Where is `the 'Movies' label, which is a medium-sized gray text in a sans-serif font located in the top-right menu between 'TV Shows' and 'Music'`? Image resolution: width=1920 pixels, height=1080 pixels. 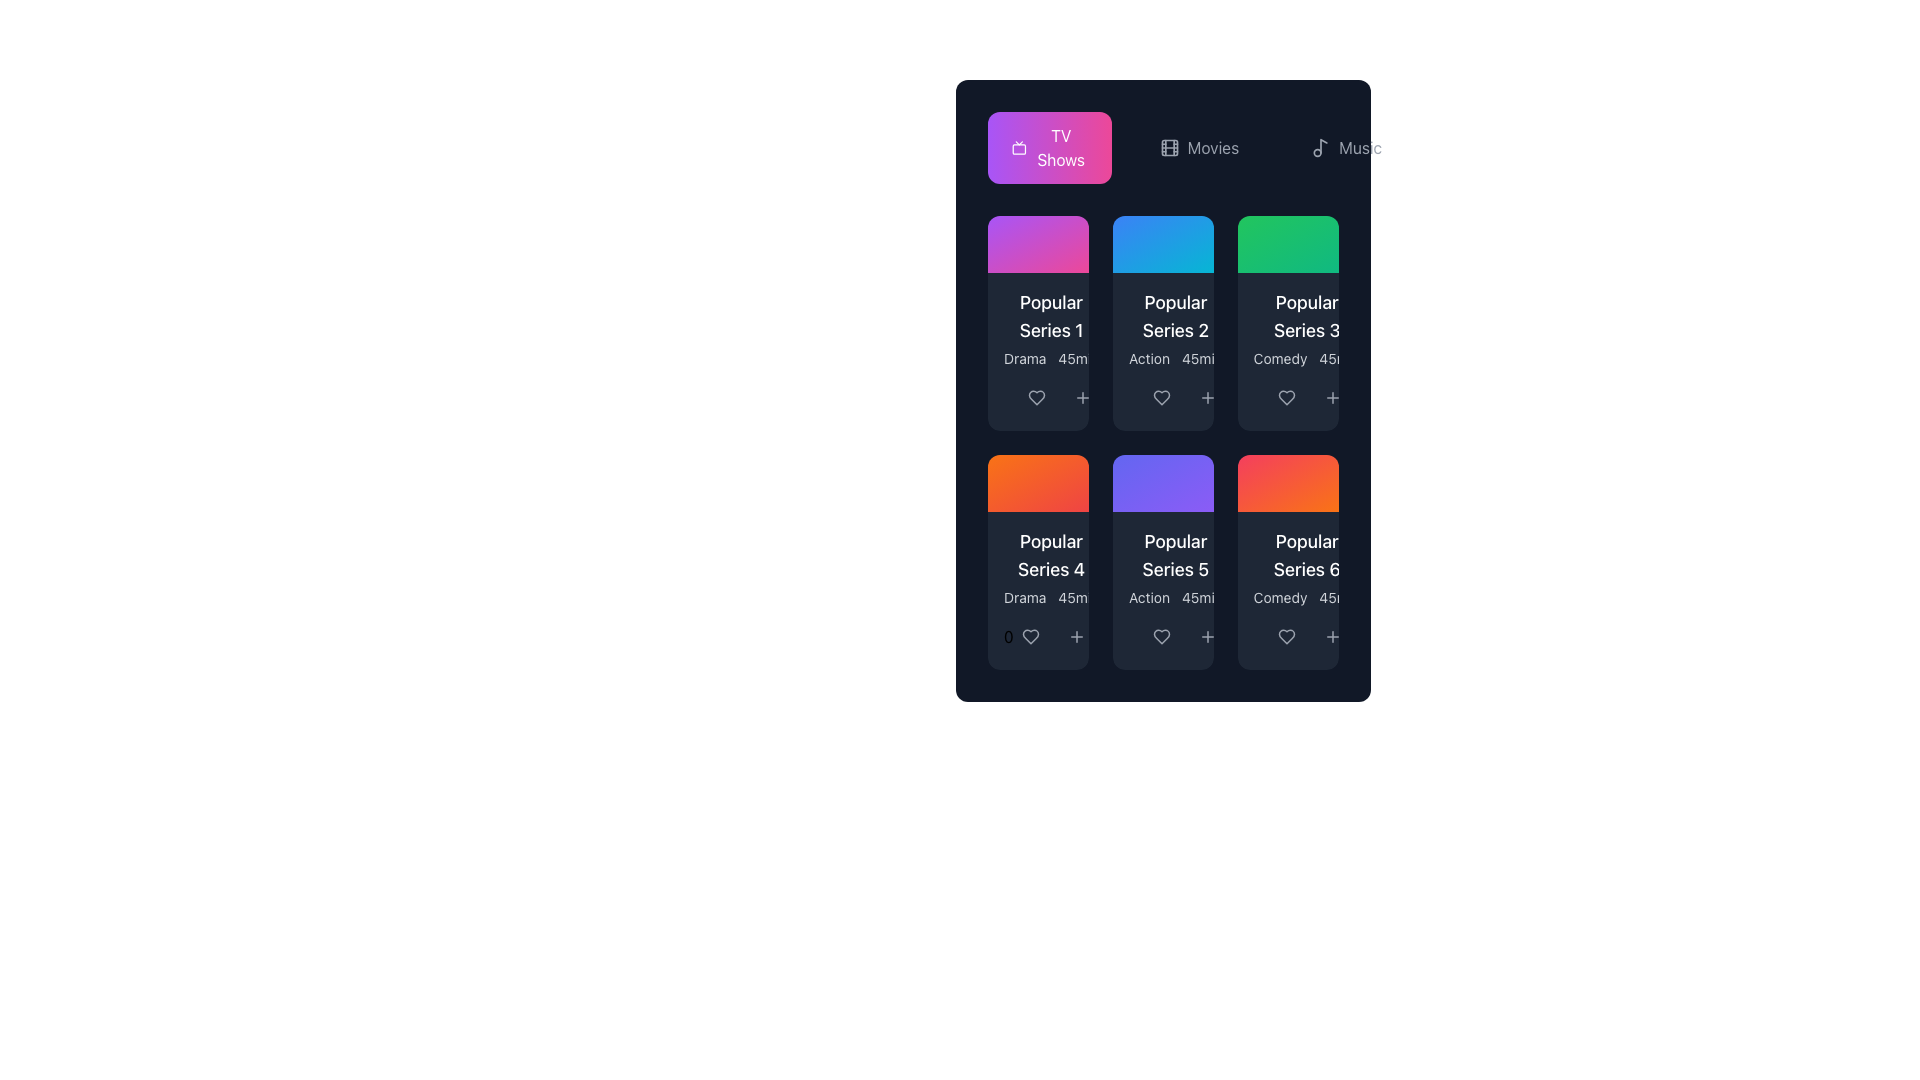
the 'Movies' label, which is a medium-sized gray text in a sans-serif font located in the top-right menu between 'TV Shows' and 'Music' is located at coordinates (1212, 146).